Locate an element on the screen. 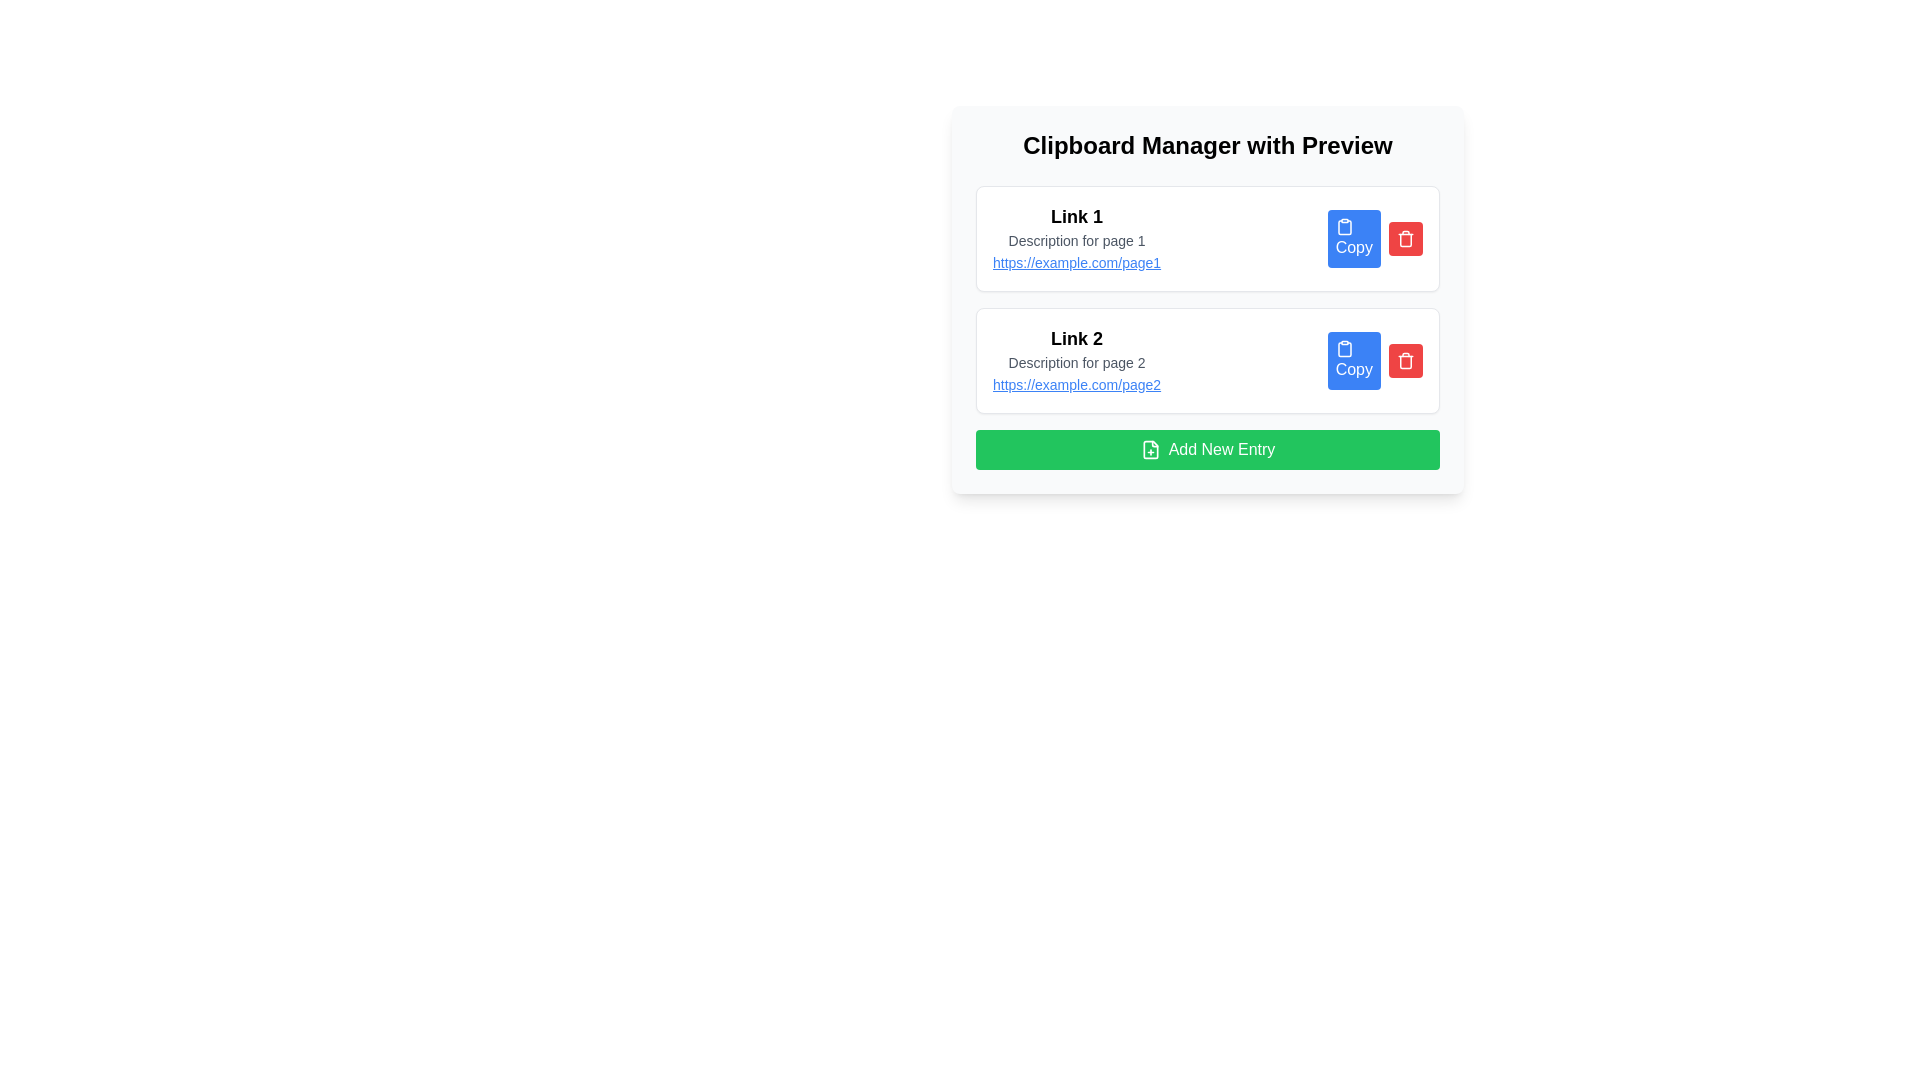 The height and width of the screenshot is (1080, 1920). the delete icon button located on the far right of the second item in the vertically stacked list is located at coordinates (1405, 361).